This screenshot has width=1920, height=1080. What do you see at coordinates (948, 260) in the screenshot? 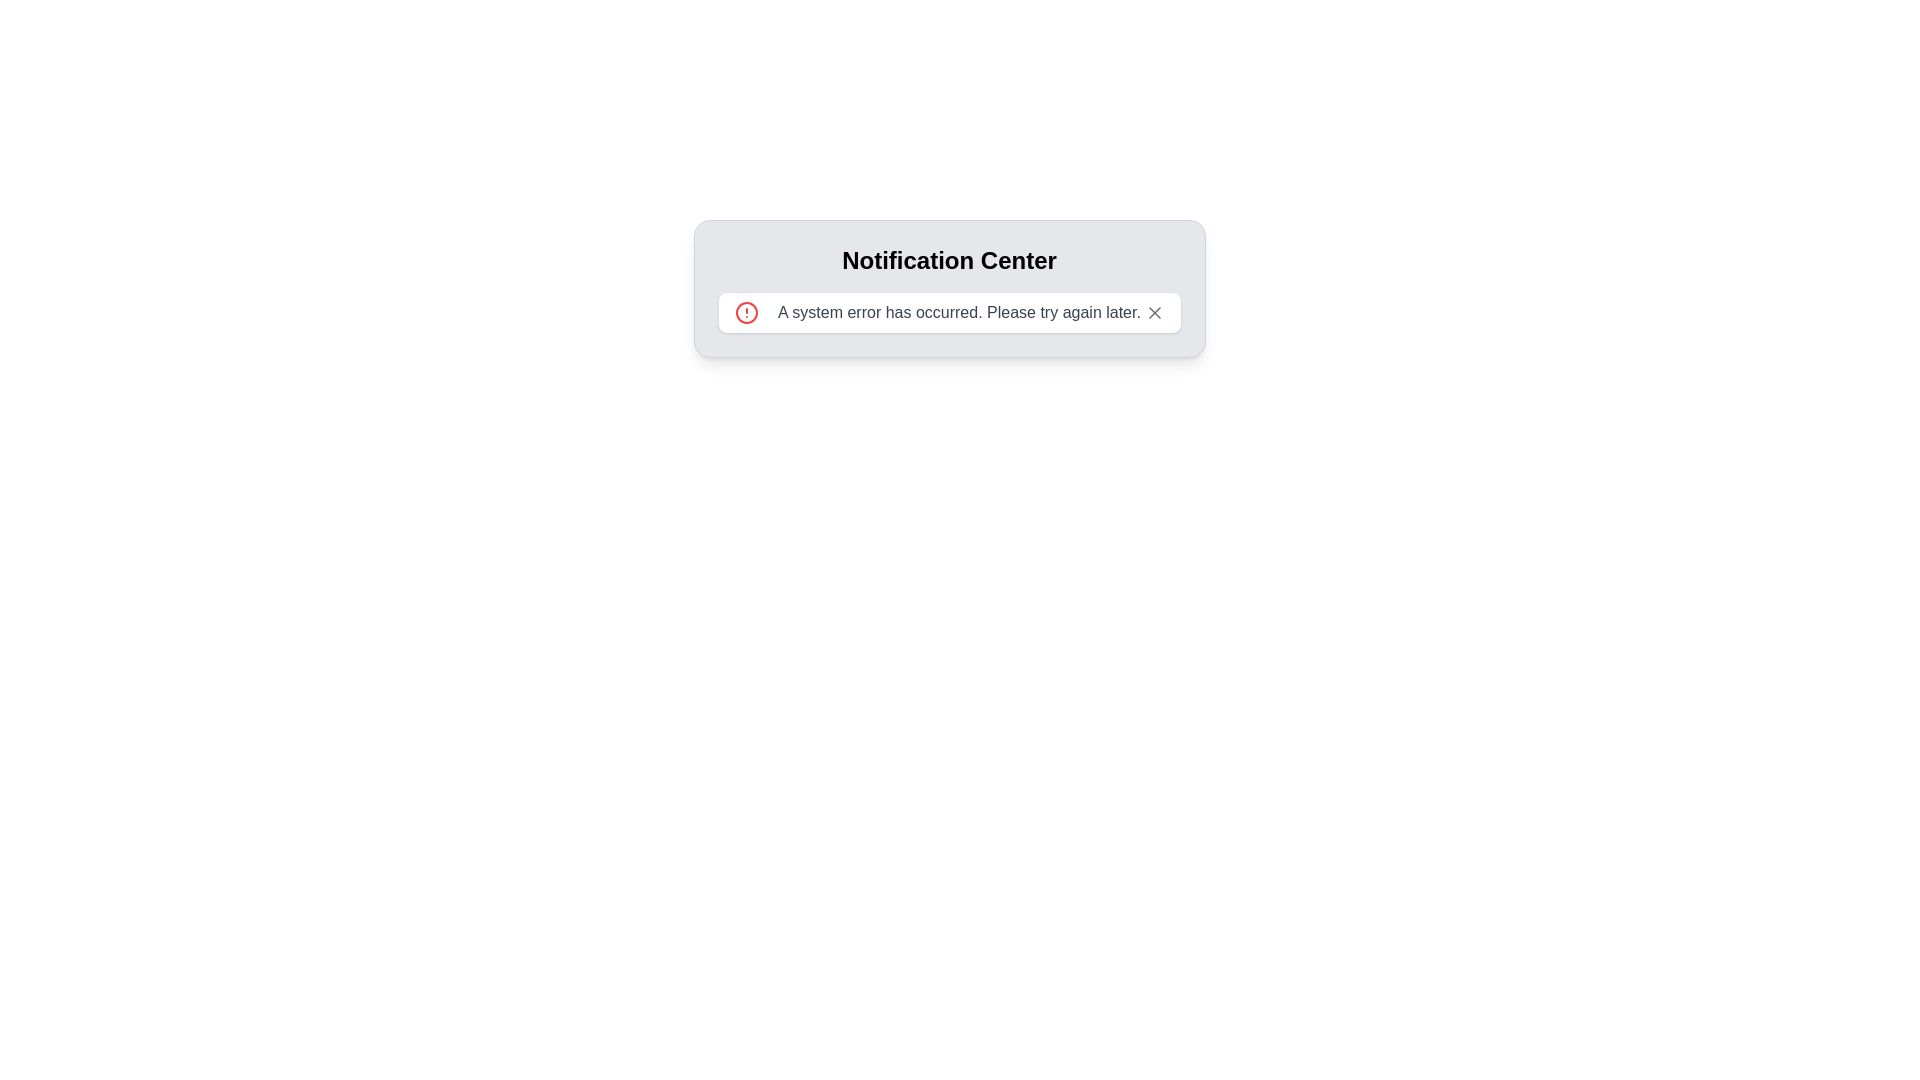
I see `the title text element at the top of the notification card that describes its content` at bounding box center [948, 260].